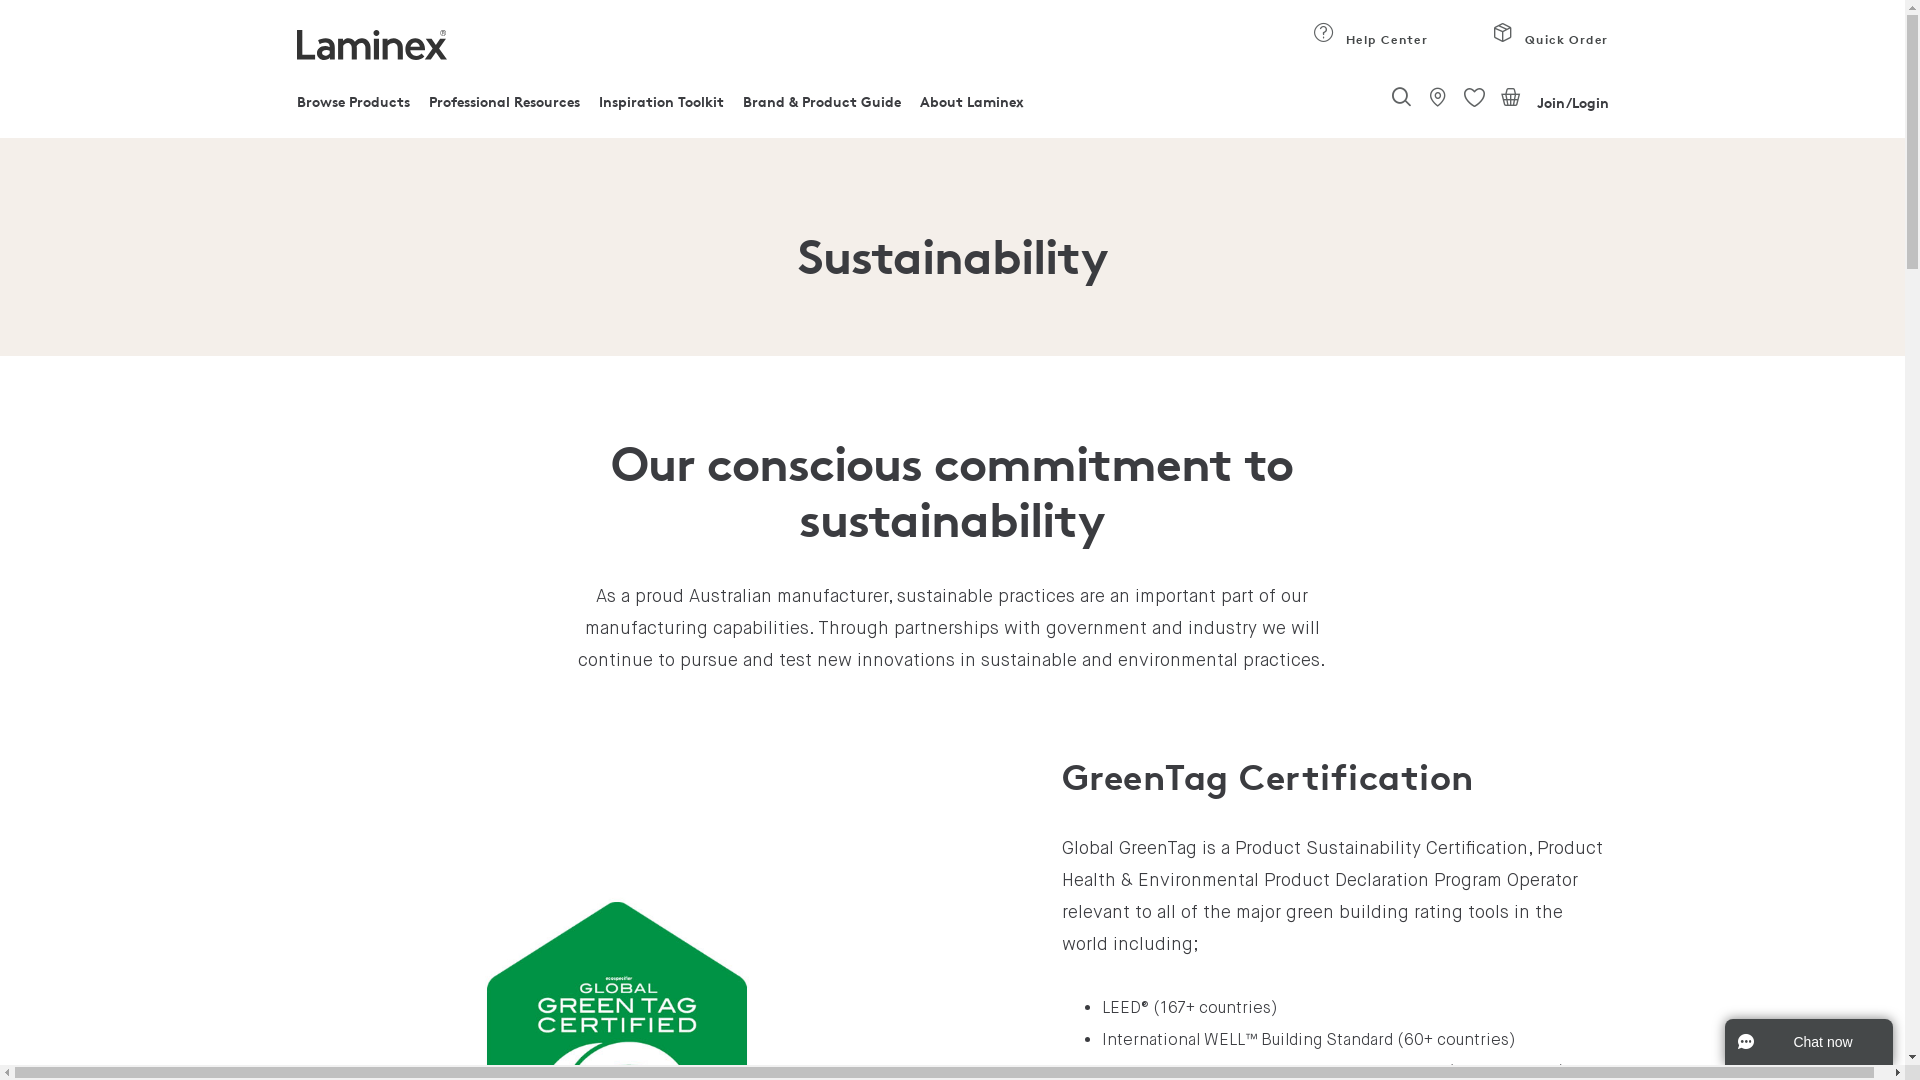 The height and width of the screenshot is (1080, 1920). Describe the element at coordinates (1549, 44) in the screenshot. I see `'Quick Order'` at that location.